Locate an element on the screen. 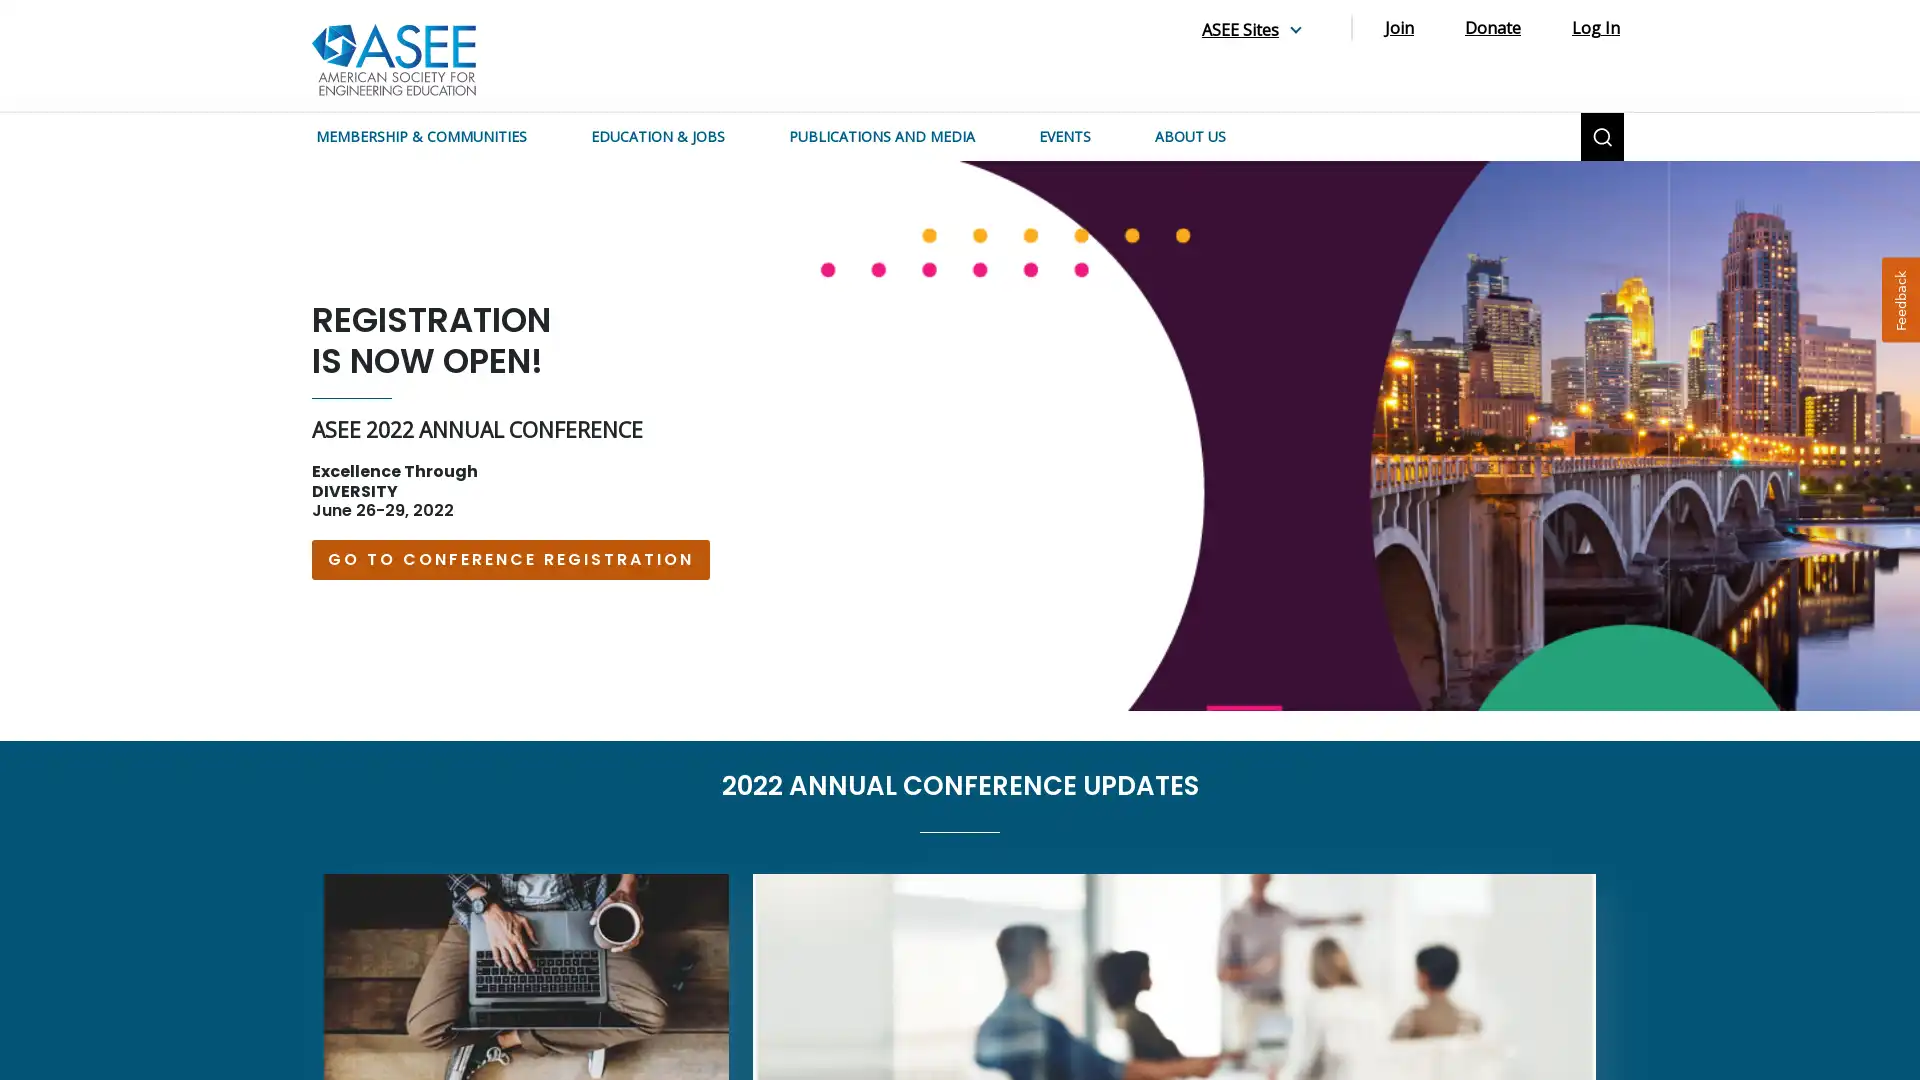  MEMBERSHIP & COMMUNITIES is located at coordinates (436, 136).